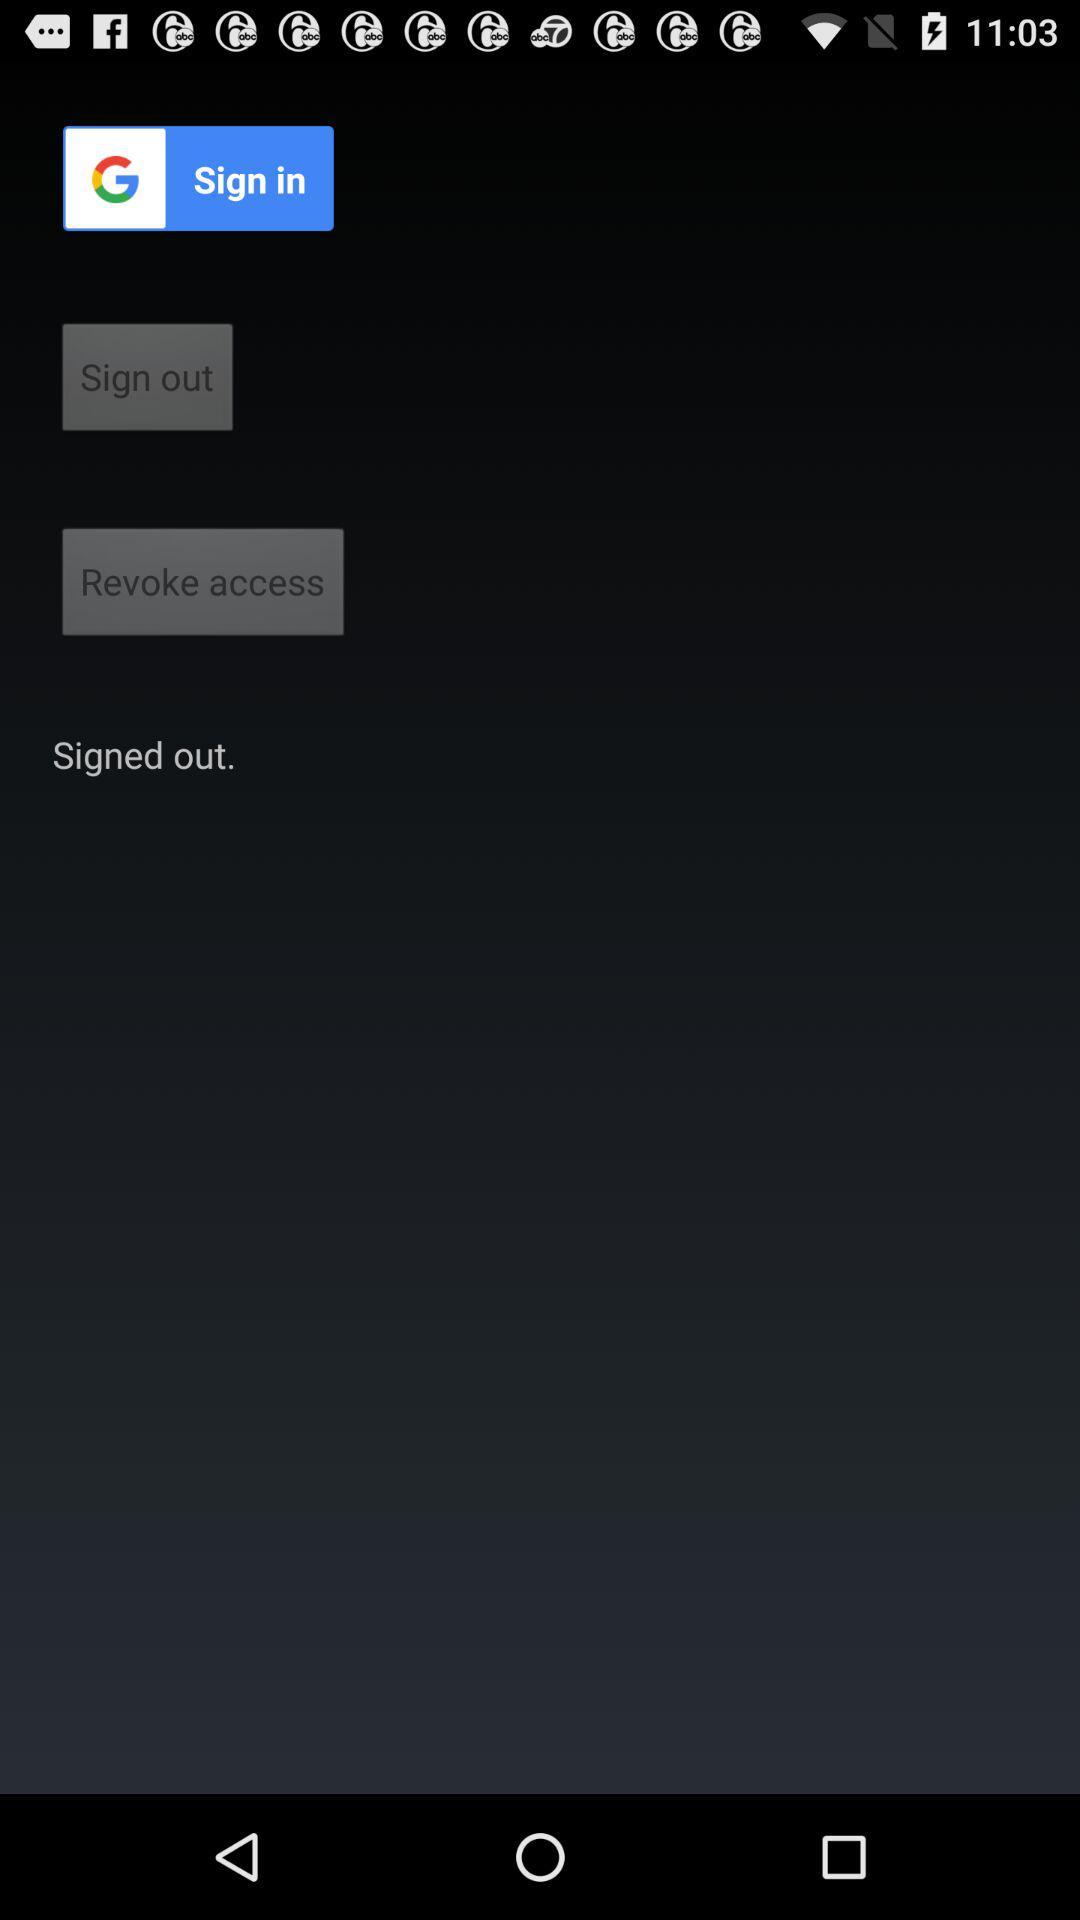 This screenshot has width=1080, height=1920. I want to click on revoke access button, so click(203, 587).